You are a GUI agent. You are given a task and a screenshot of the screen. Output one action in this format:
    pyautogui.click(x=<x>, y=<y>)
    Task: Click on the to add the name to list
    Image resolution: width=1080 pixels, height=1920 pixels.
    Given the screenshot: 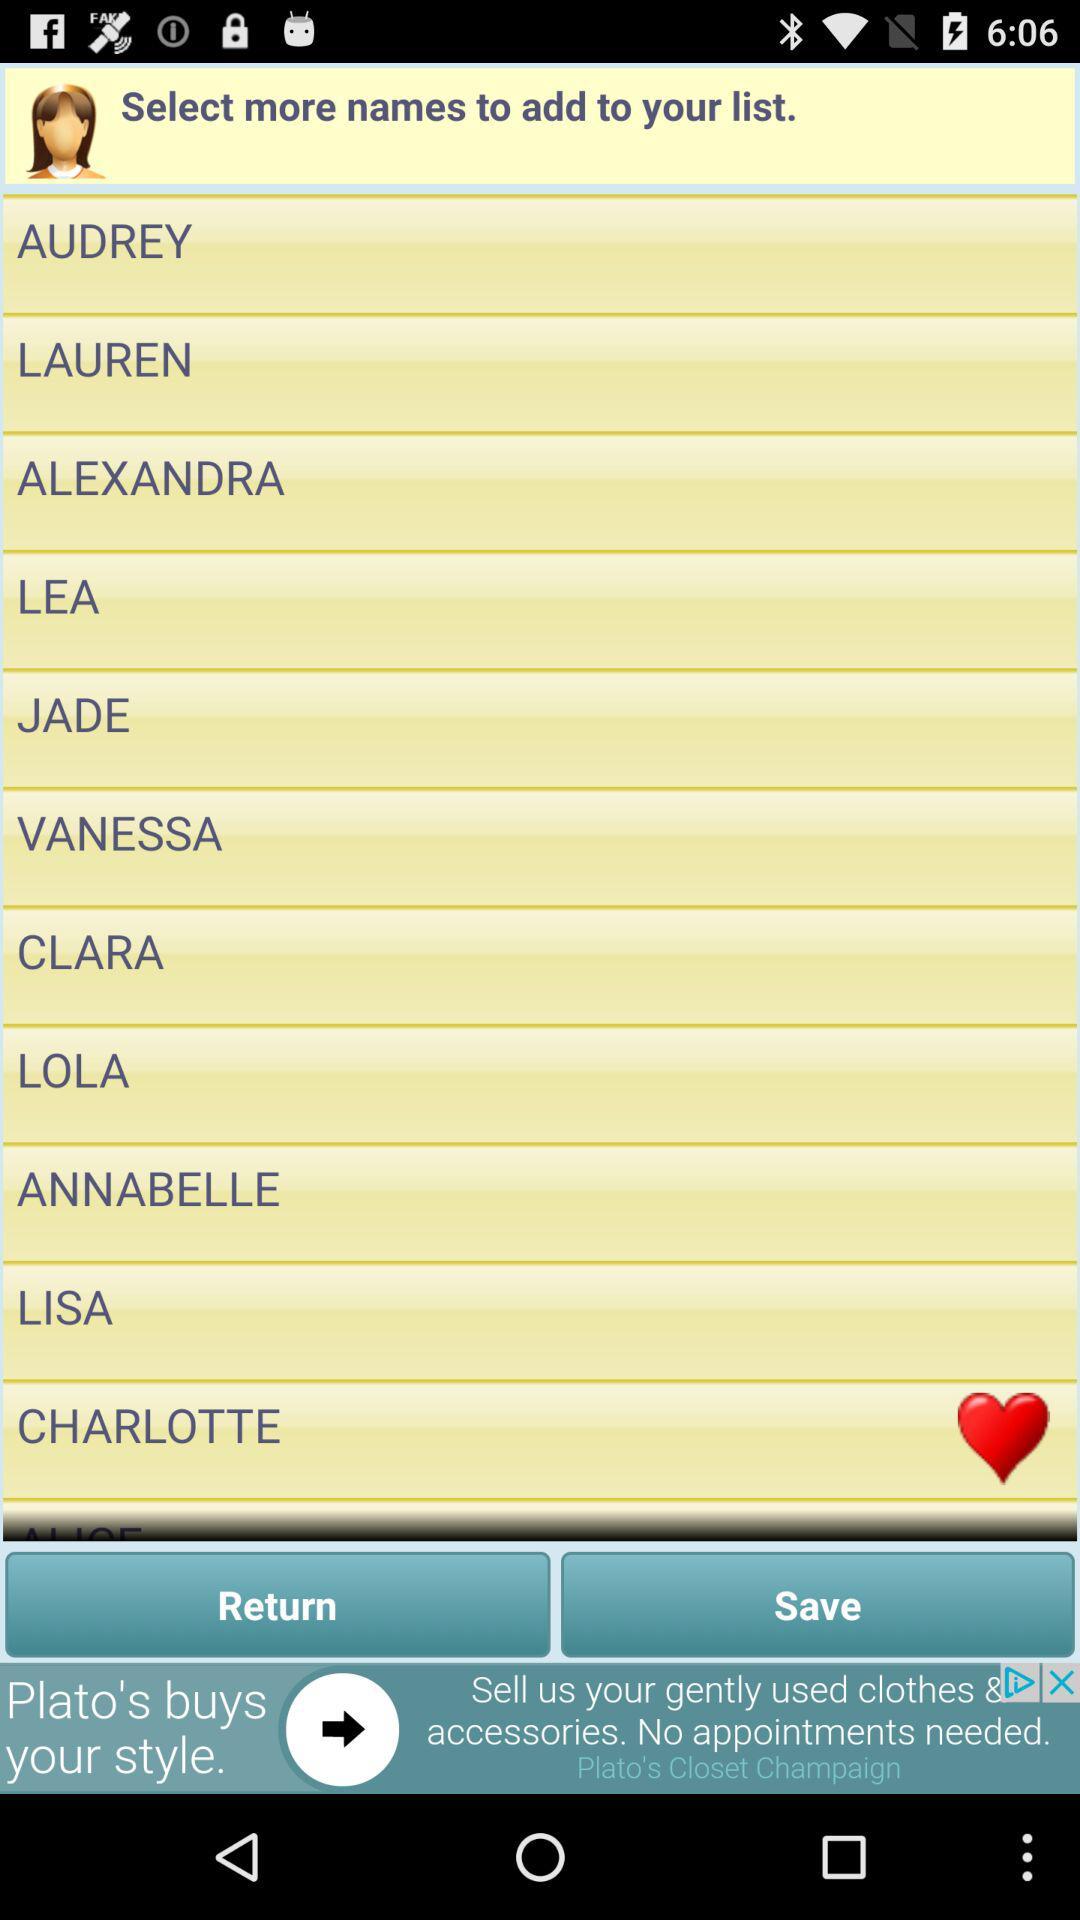 What is the action you would take?
    pyautogui.click(x=1003, y=608)
    